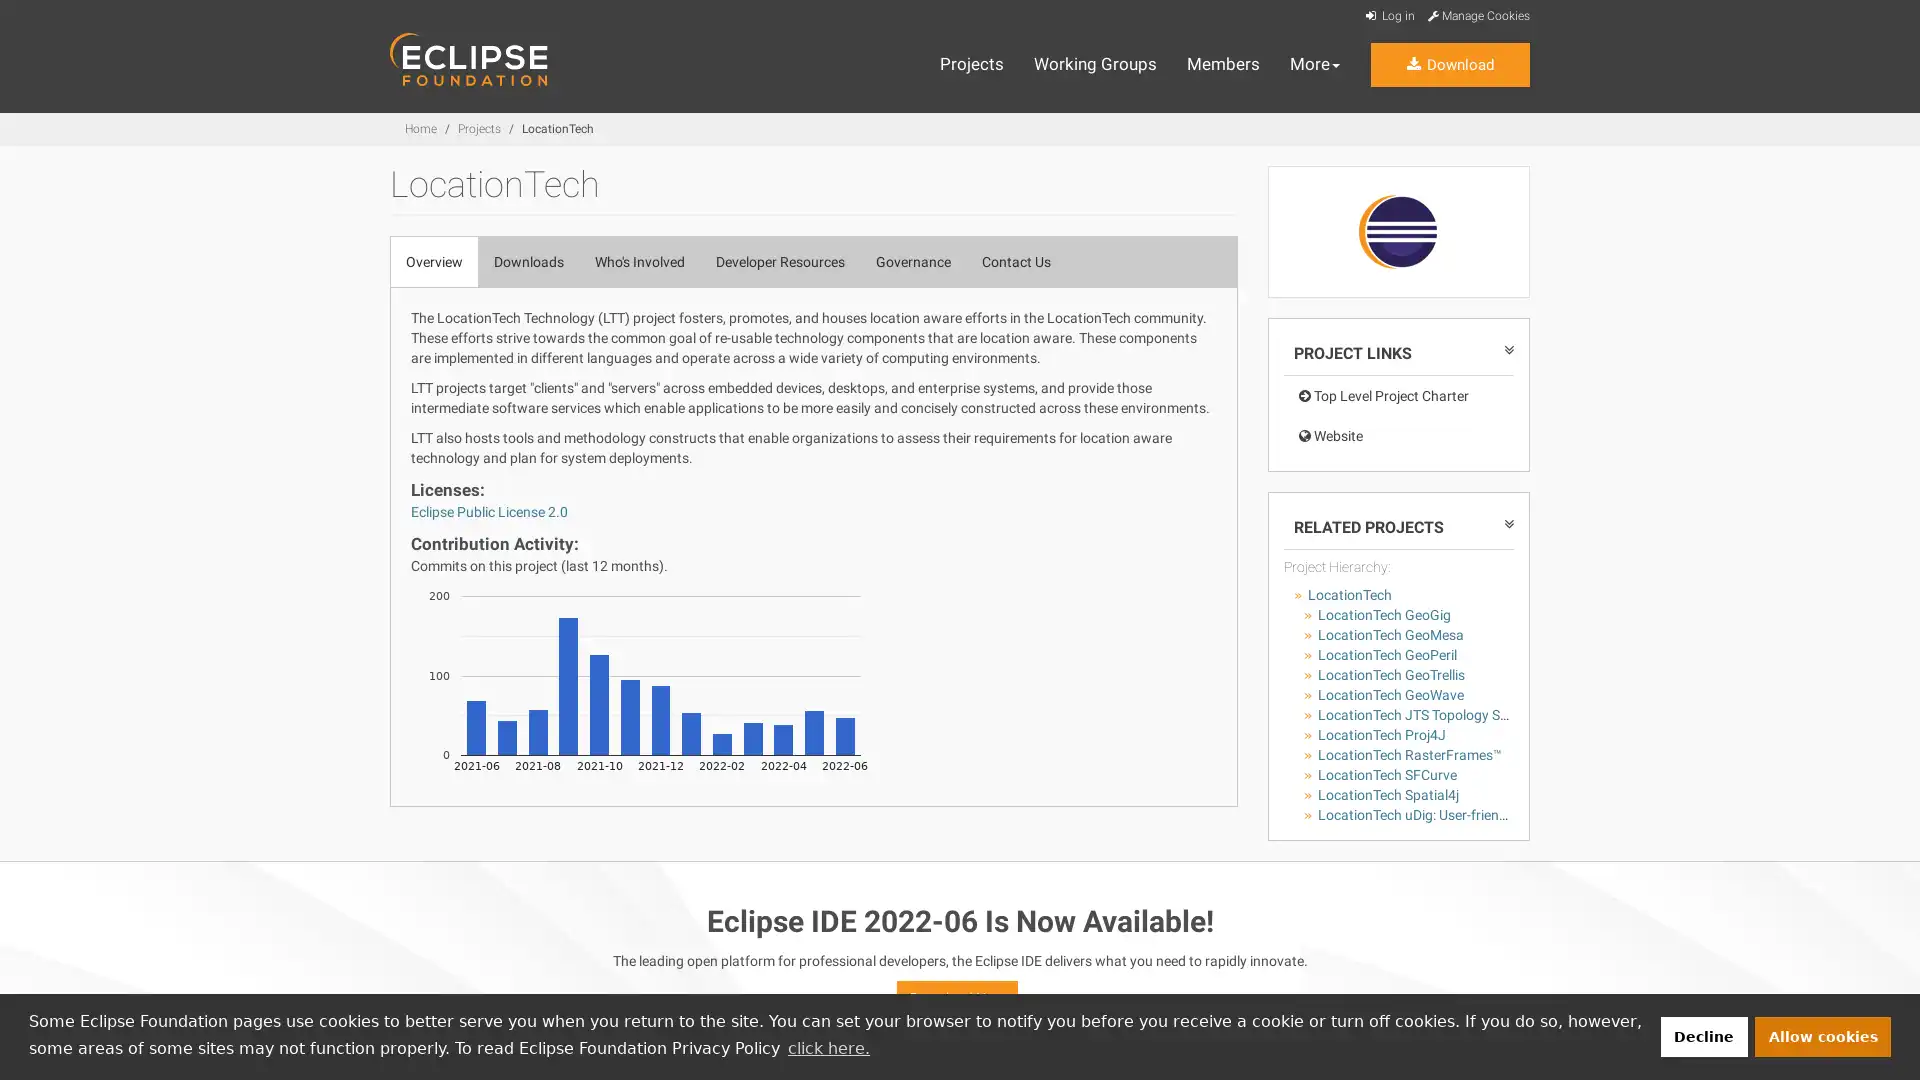  What do you see at coordinates (828, 1047) in the screenshot?
I see `learn more about cookies` at bounding box center [828, 1047].